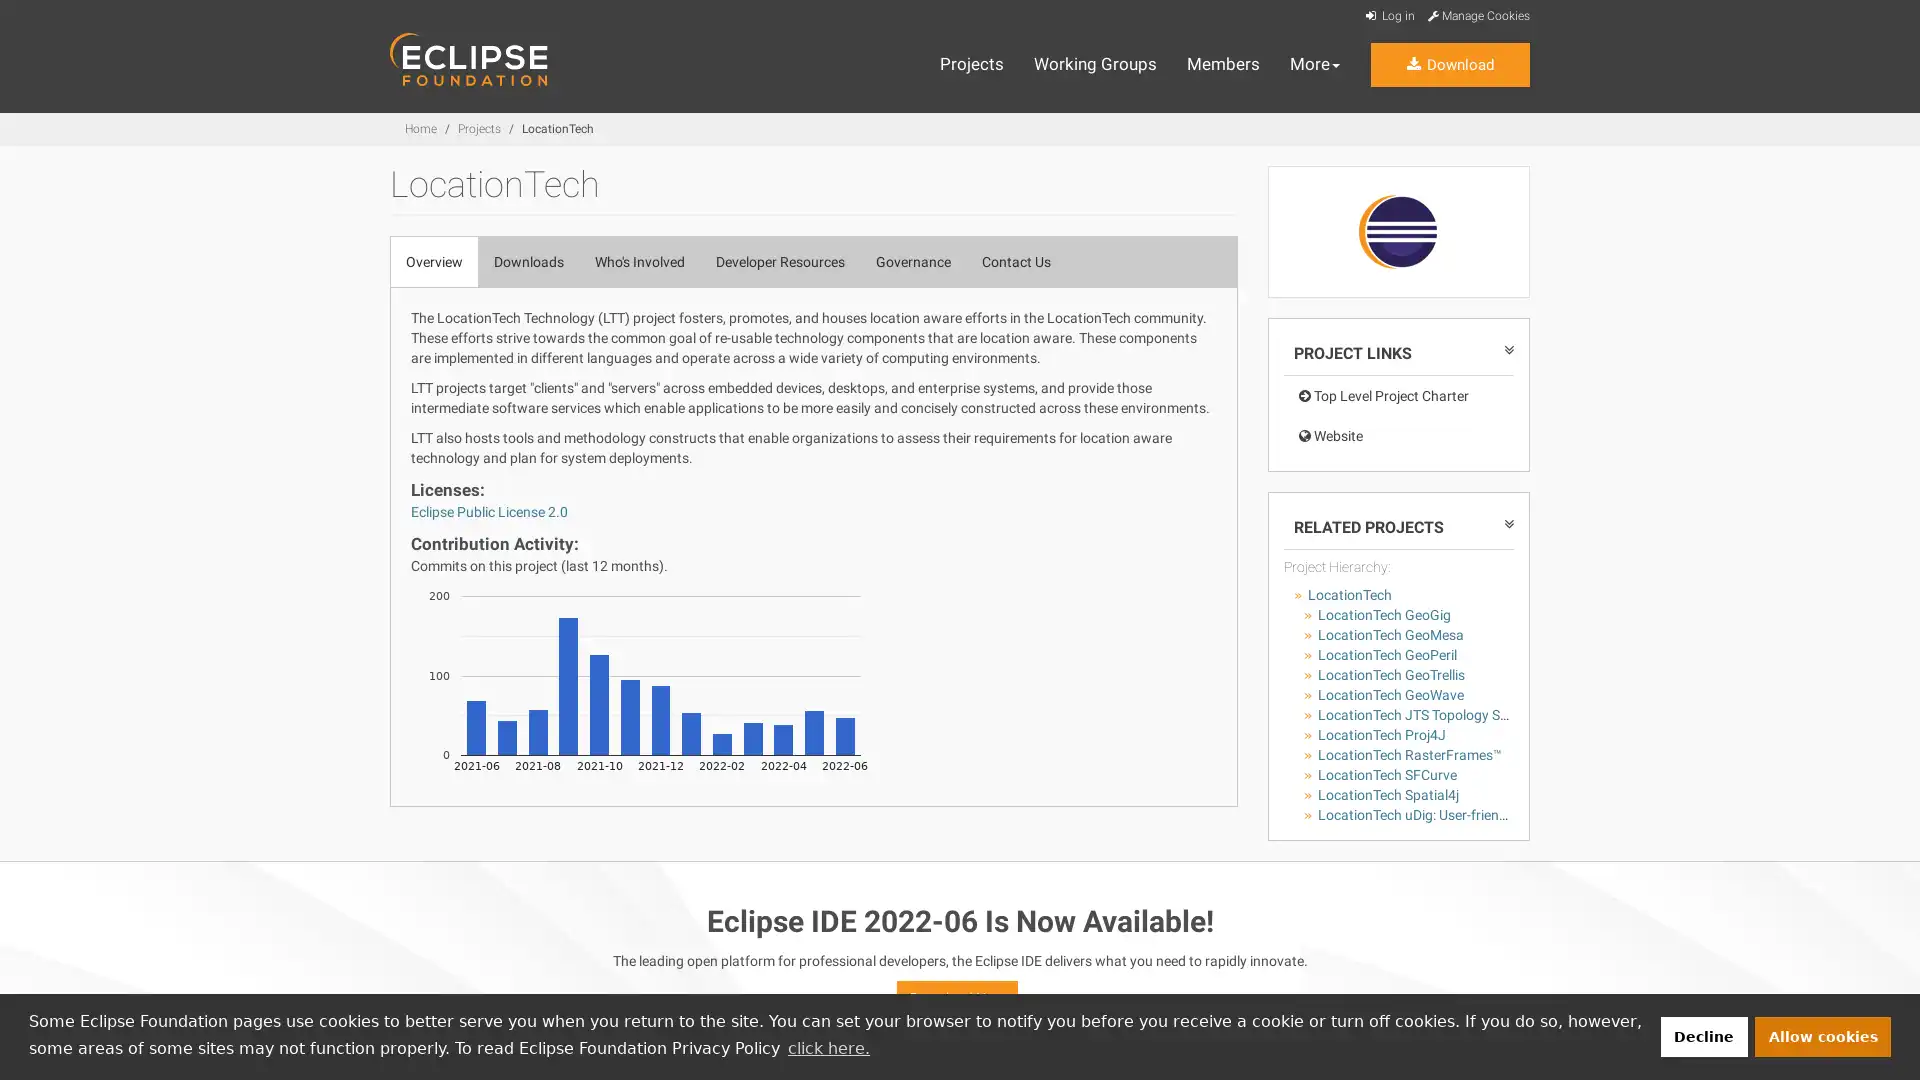  What do you see at coordinates (828, 1047) in the screenshot?
I see `learn more about cookies` at bounding box center [828, 1047].